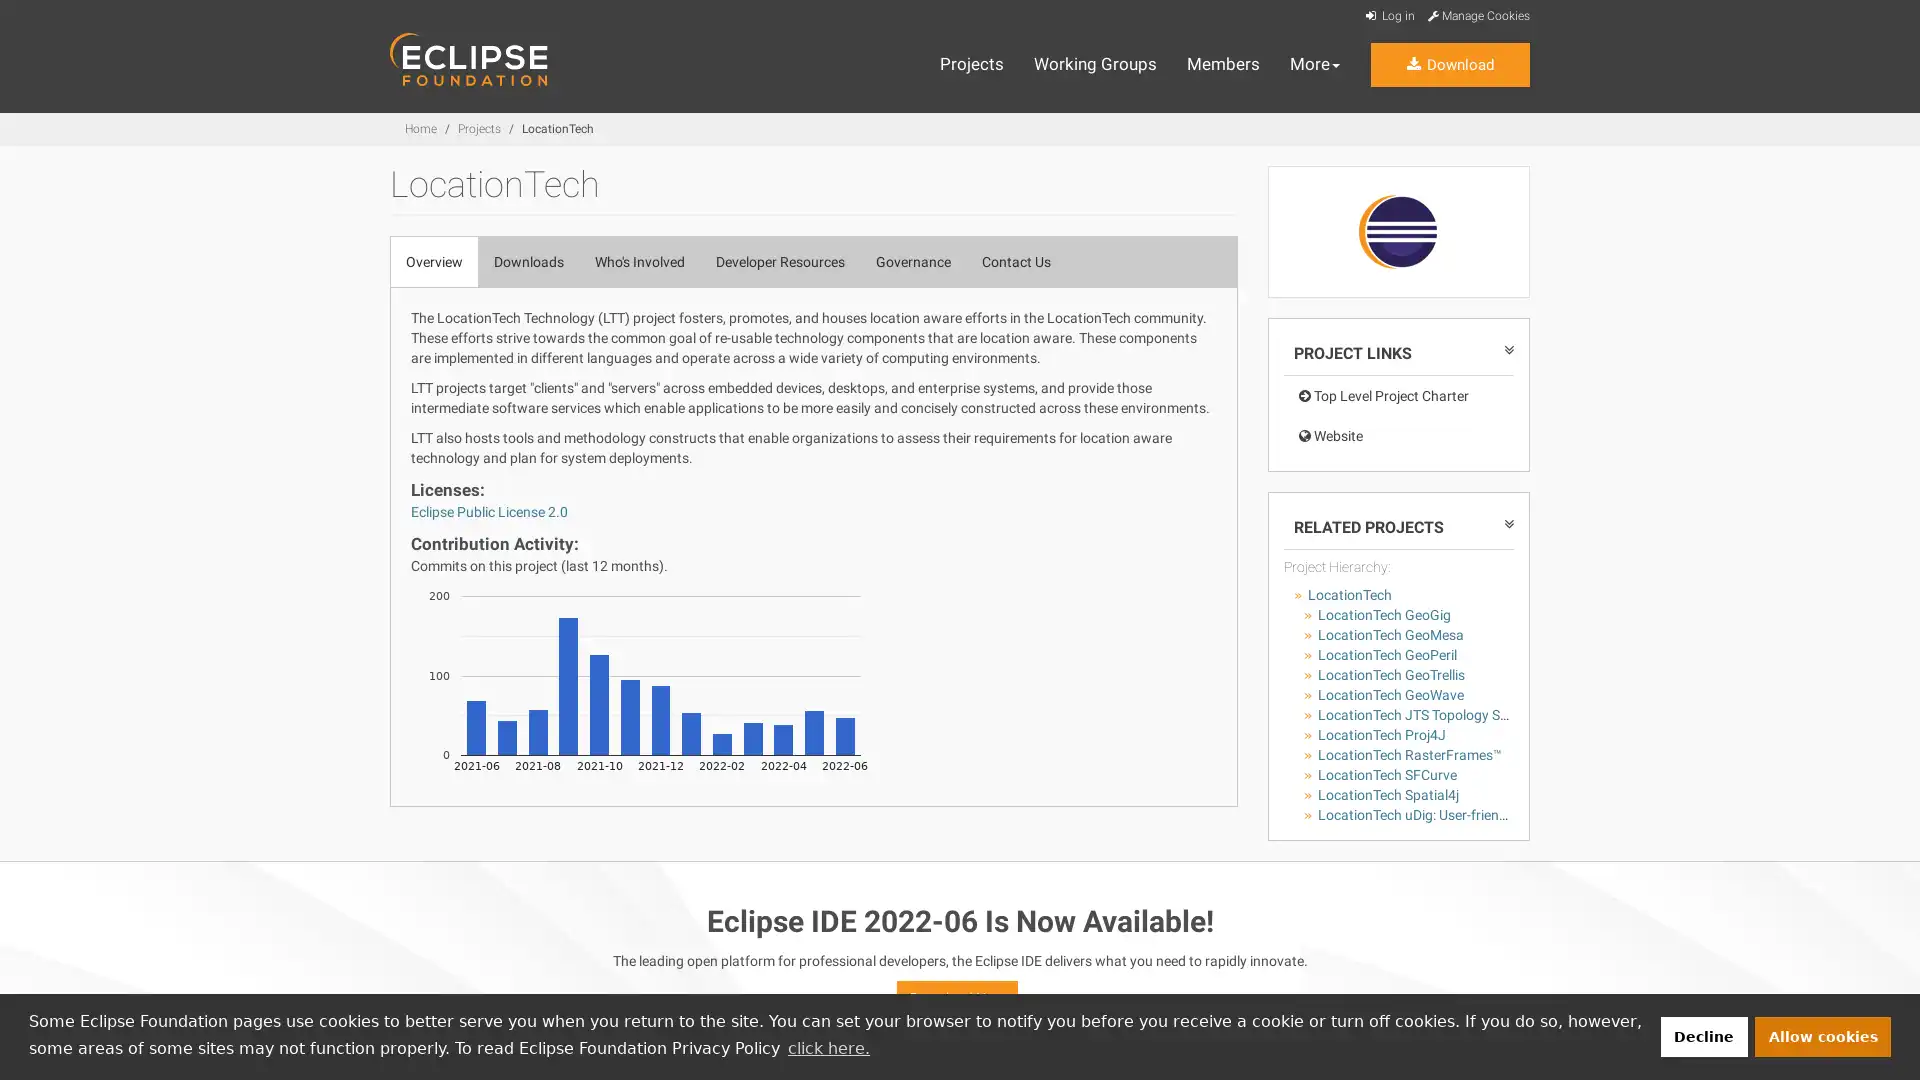  What do you see at coordinates (828, 1047) in the screenshot?
I see `learn more about cookies` at bounding box center [828, 1047].